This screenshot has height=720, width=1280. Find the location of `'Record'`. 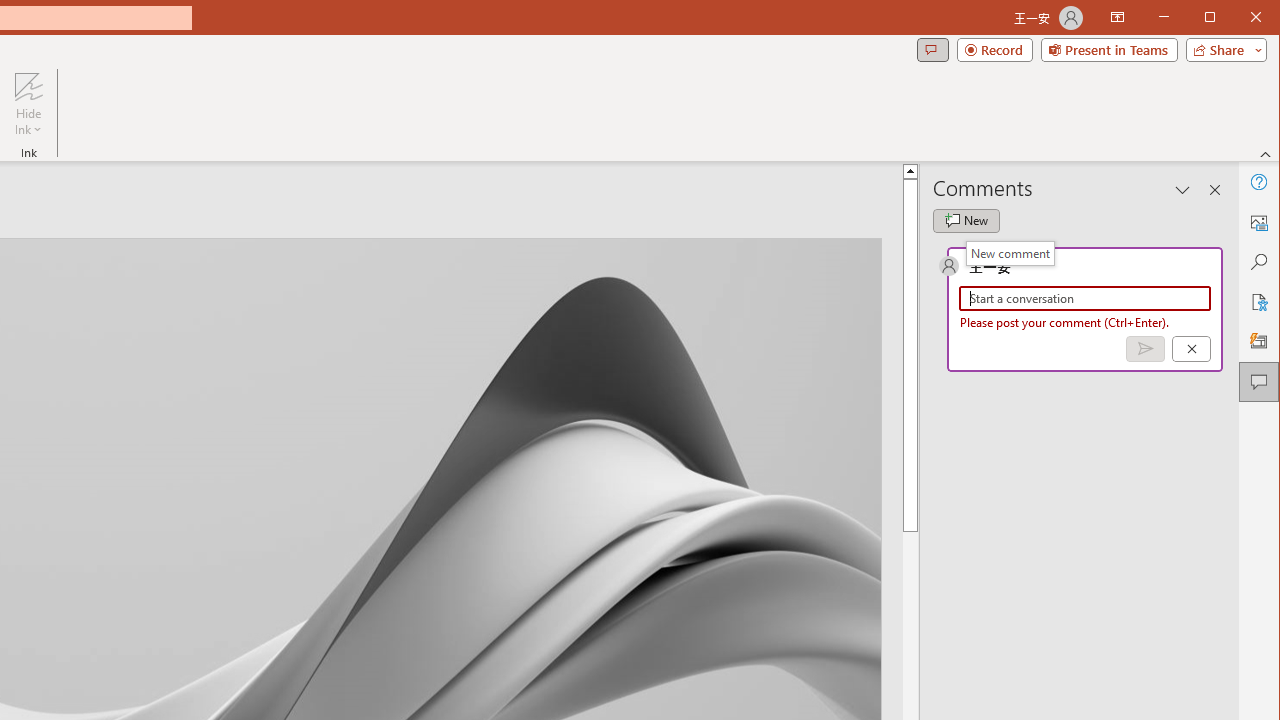

'Record' is located at coordinates (995, 49).